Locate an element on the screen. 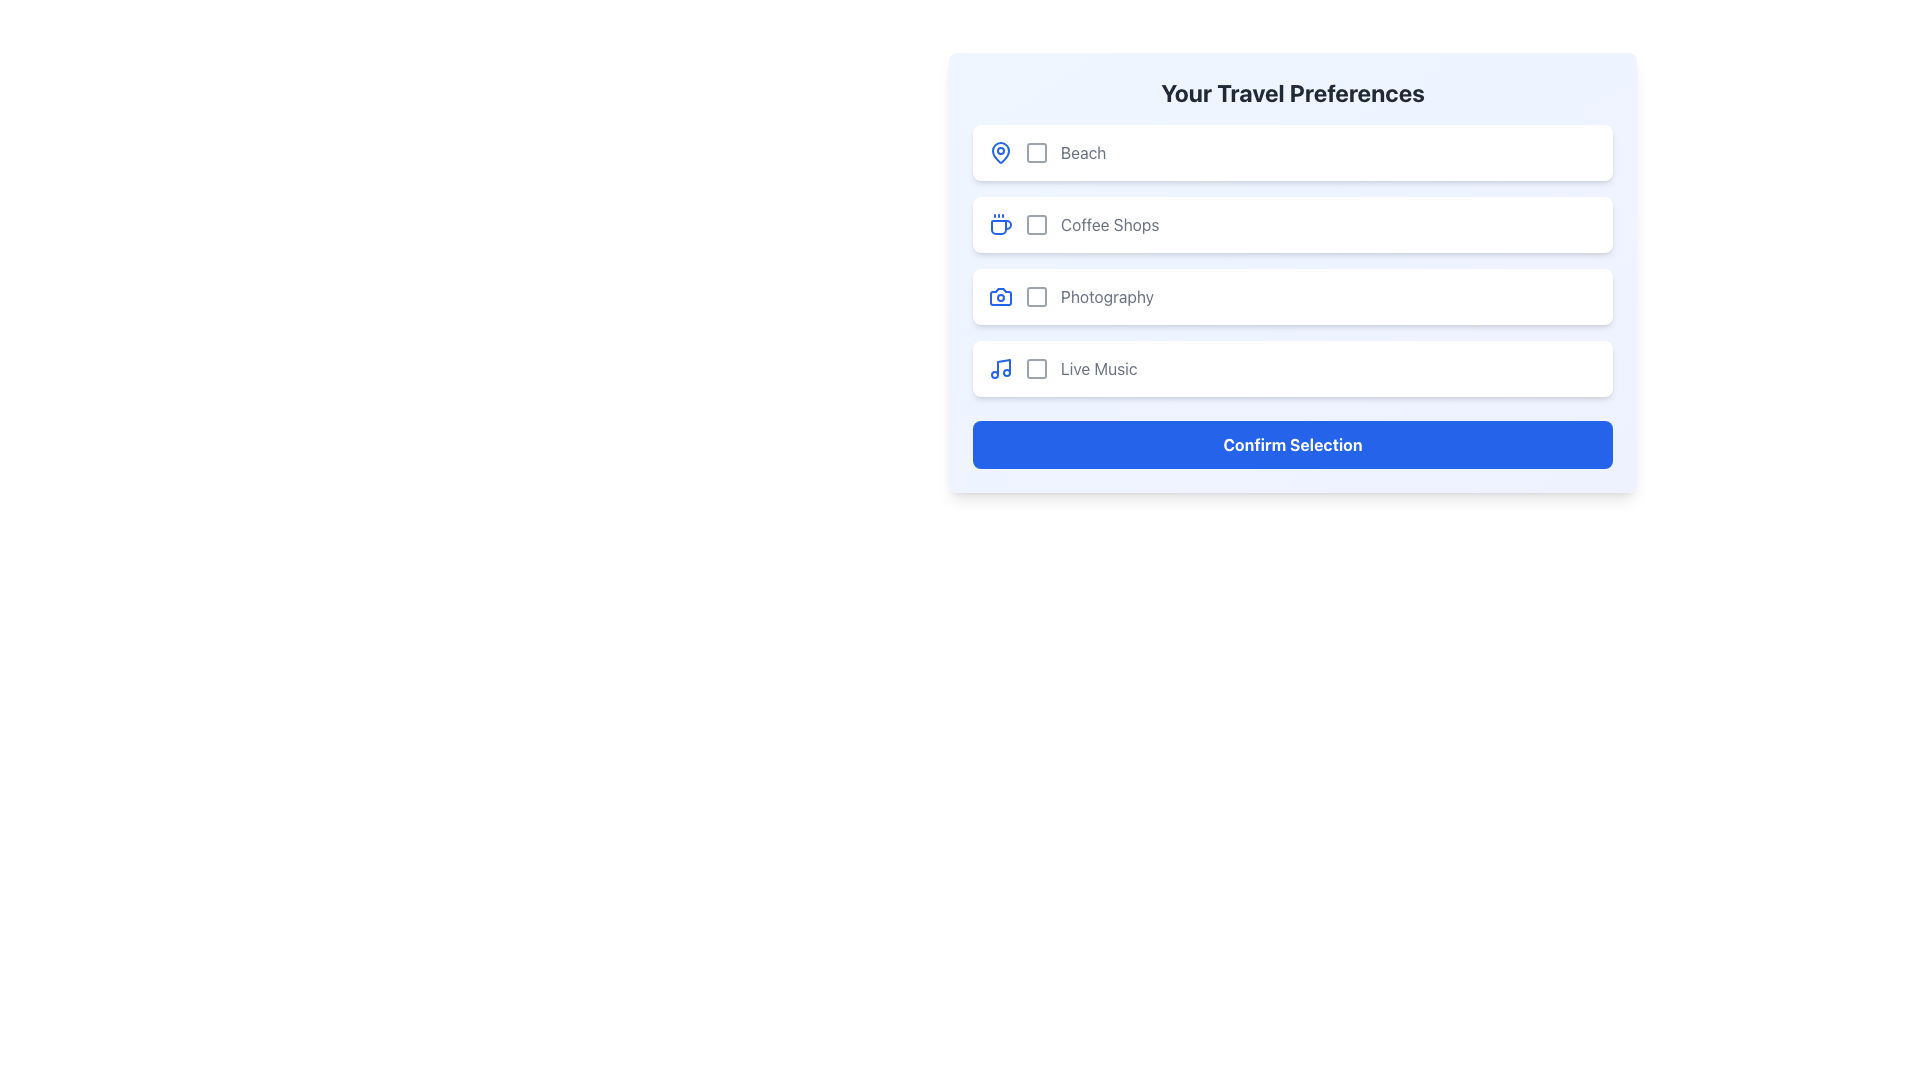 Image resolution: width=1920 pixels, height=1080 pixels. the checkbox located to the left of the 'Coffee Shops' title text, which is styled in light gray and appears next to a coffee cup icon is located at coordinates (1036, 224).